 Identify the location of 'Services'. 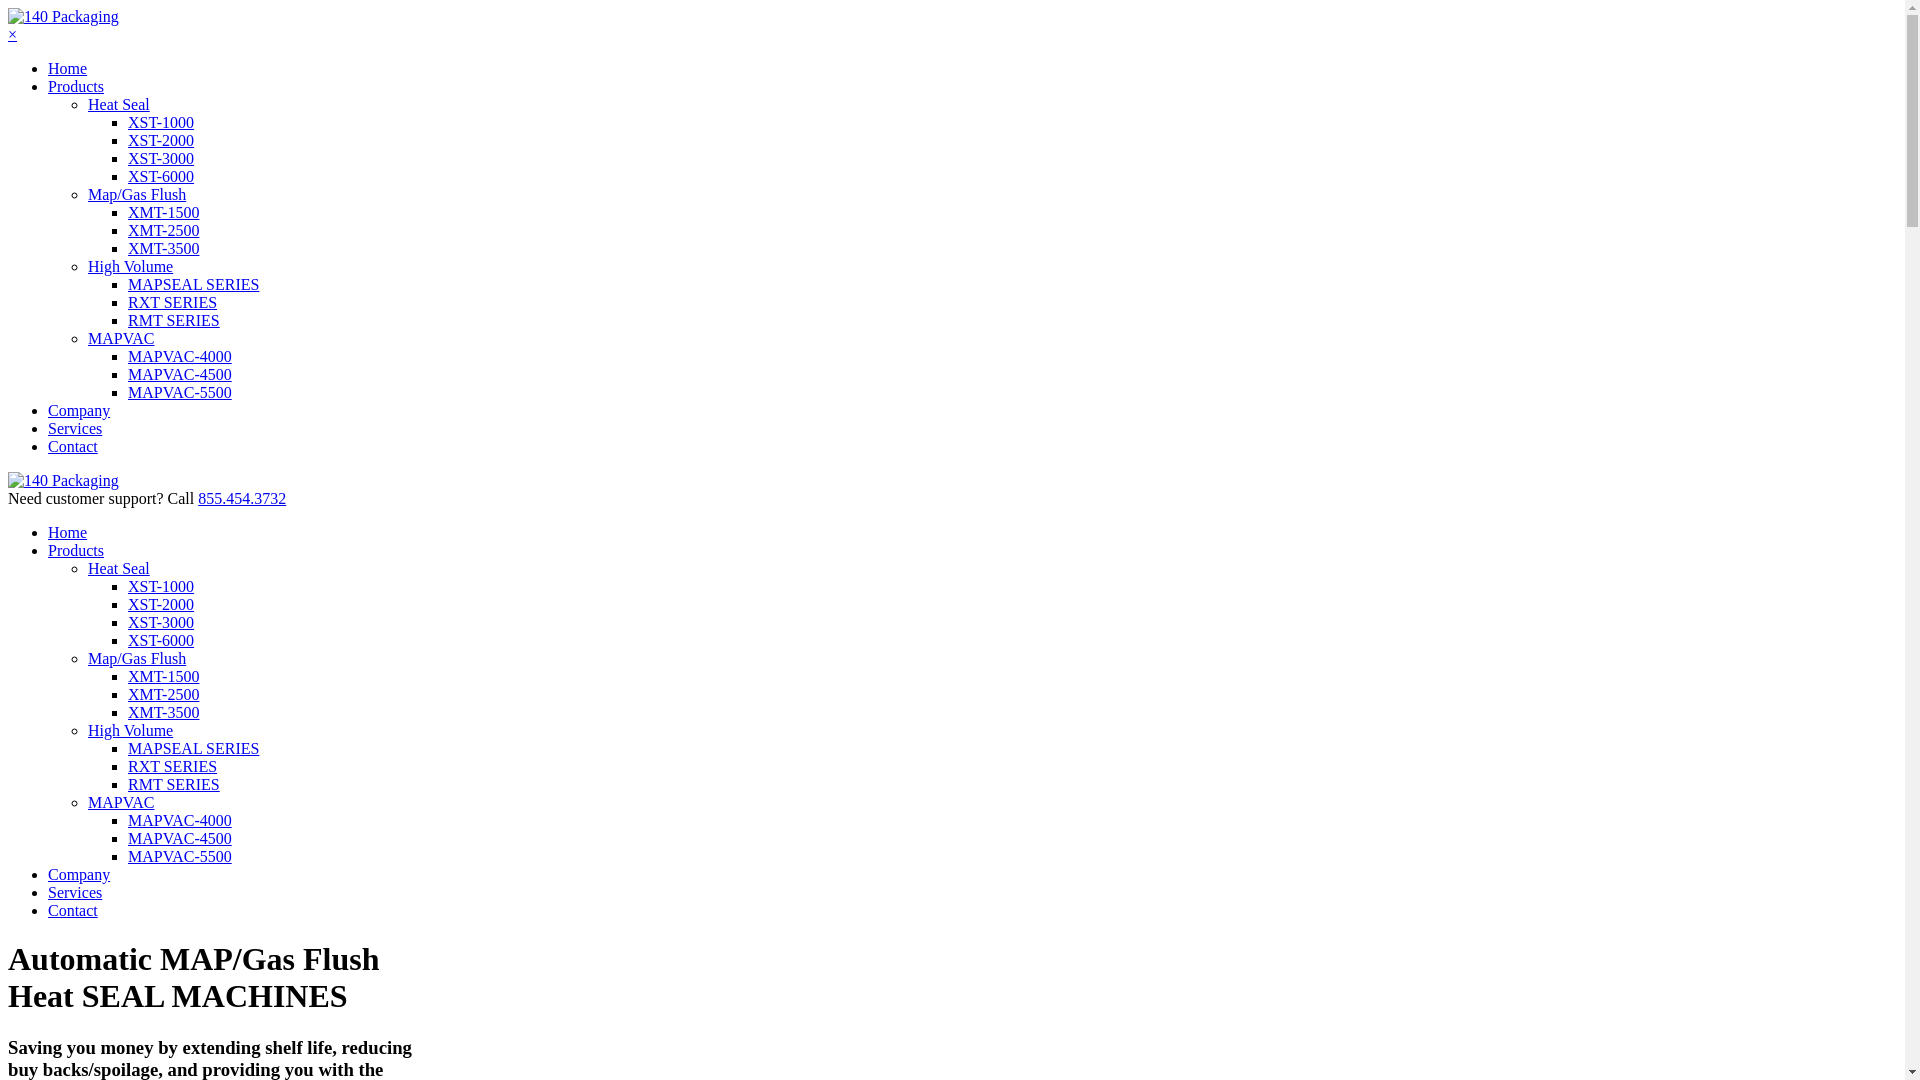
(75, 891).